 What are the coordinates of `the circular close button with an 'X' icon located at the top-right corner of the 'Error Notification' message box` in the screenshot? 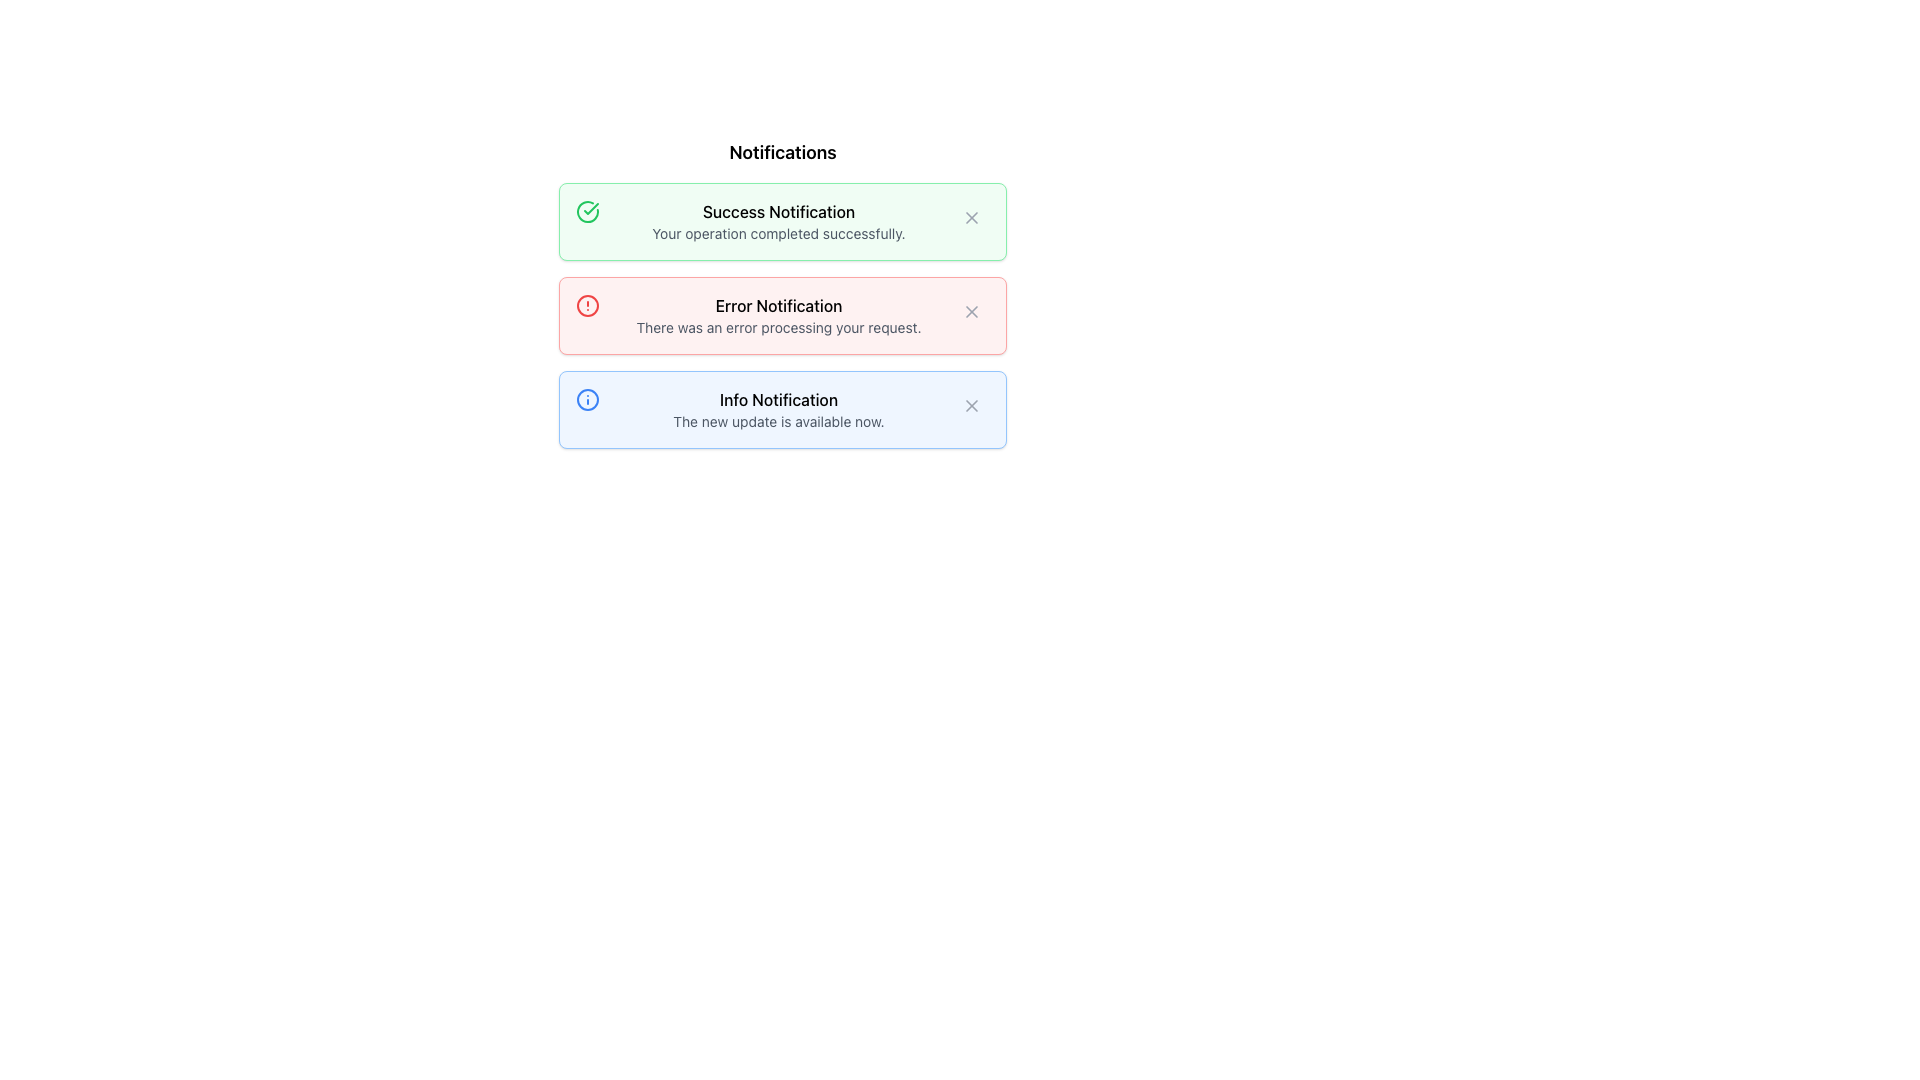 It's located at (971, 312).